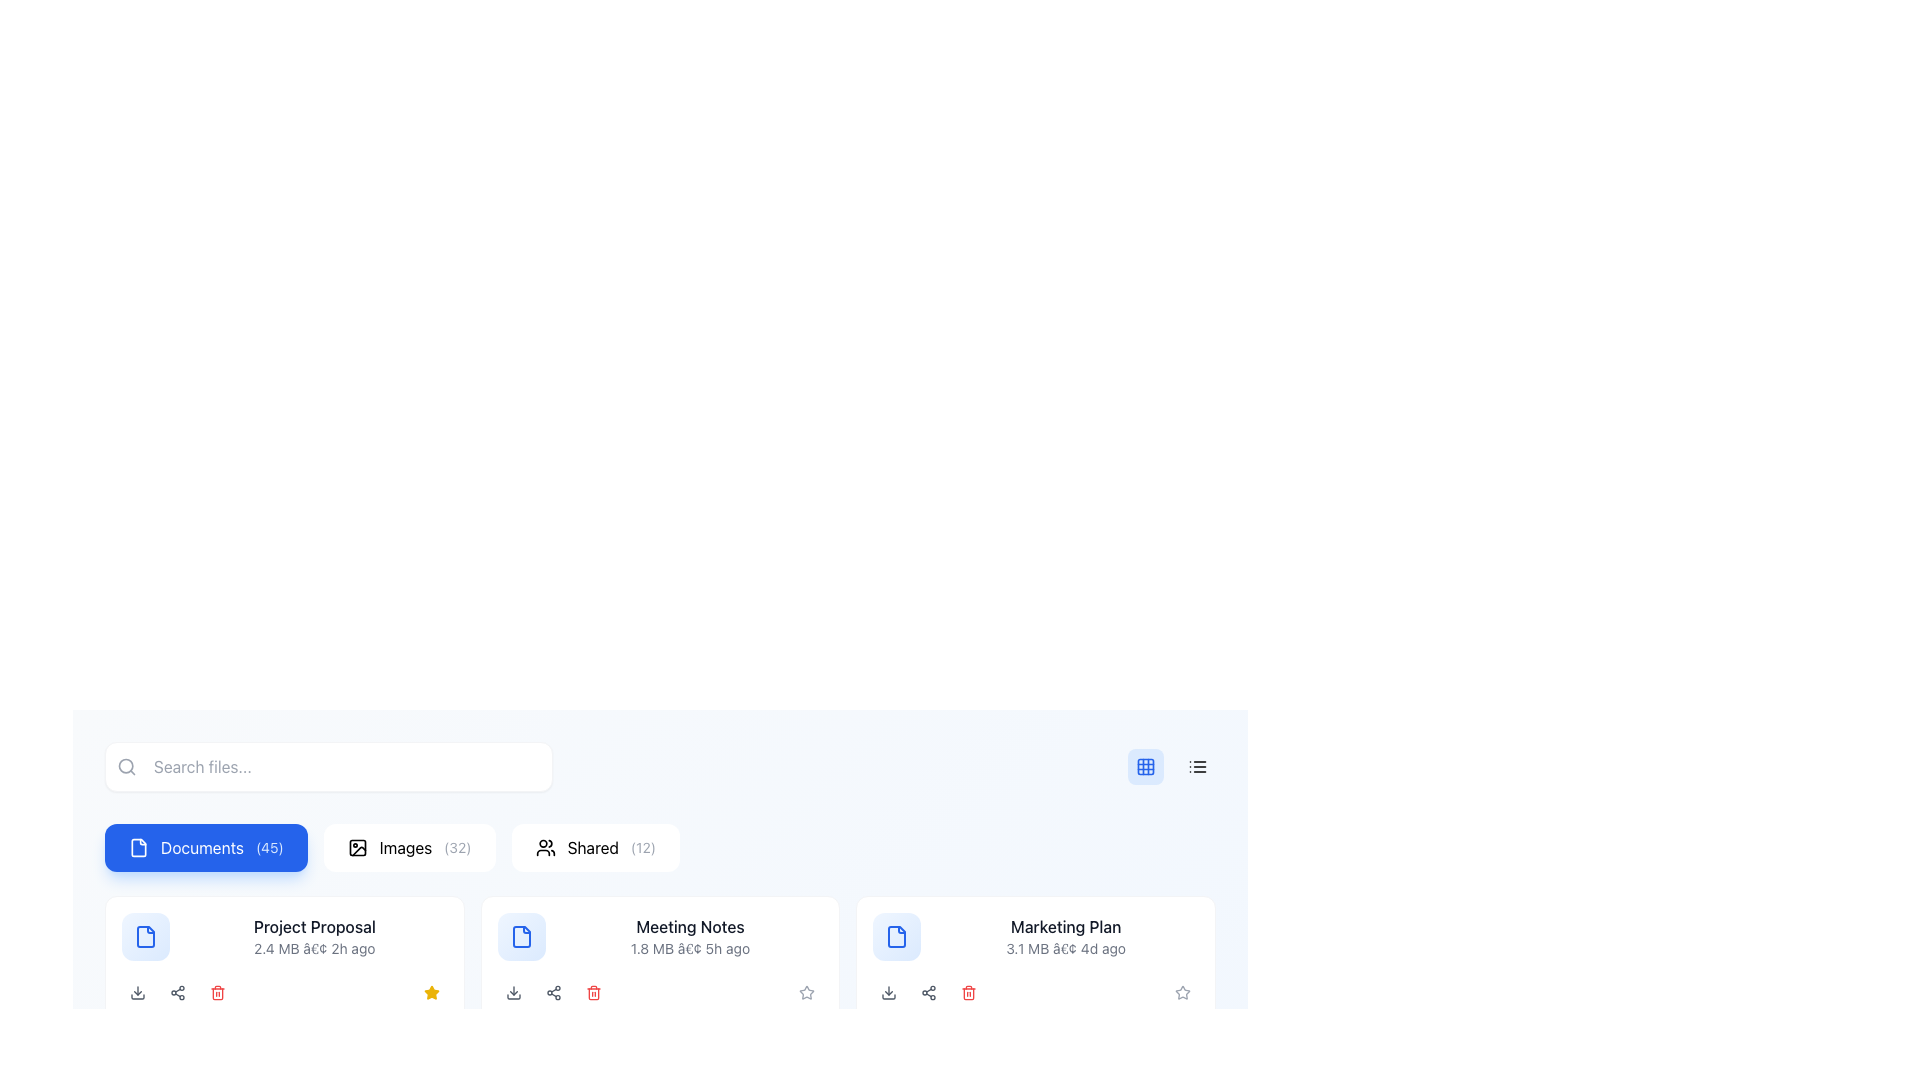 The image size is (1920, 1080). Describe the element at coordinates (553, 992) in the screenshot. I see `the share icon located near the middle of the bottom part of the interface` at that location.